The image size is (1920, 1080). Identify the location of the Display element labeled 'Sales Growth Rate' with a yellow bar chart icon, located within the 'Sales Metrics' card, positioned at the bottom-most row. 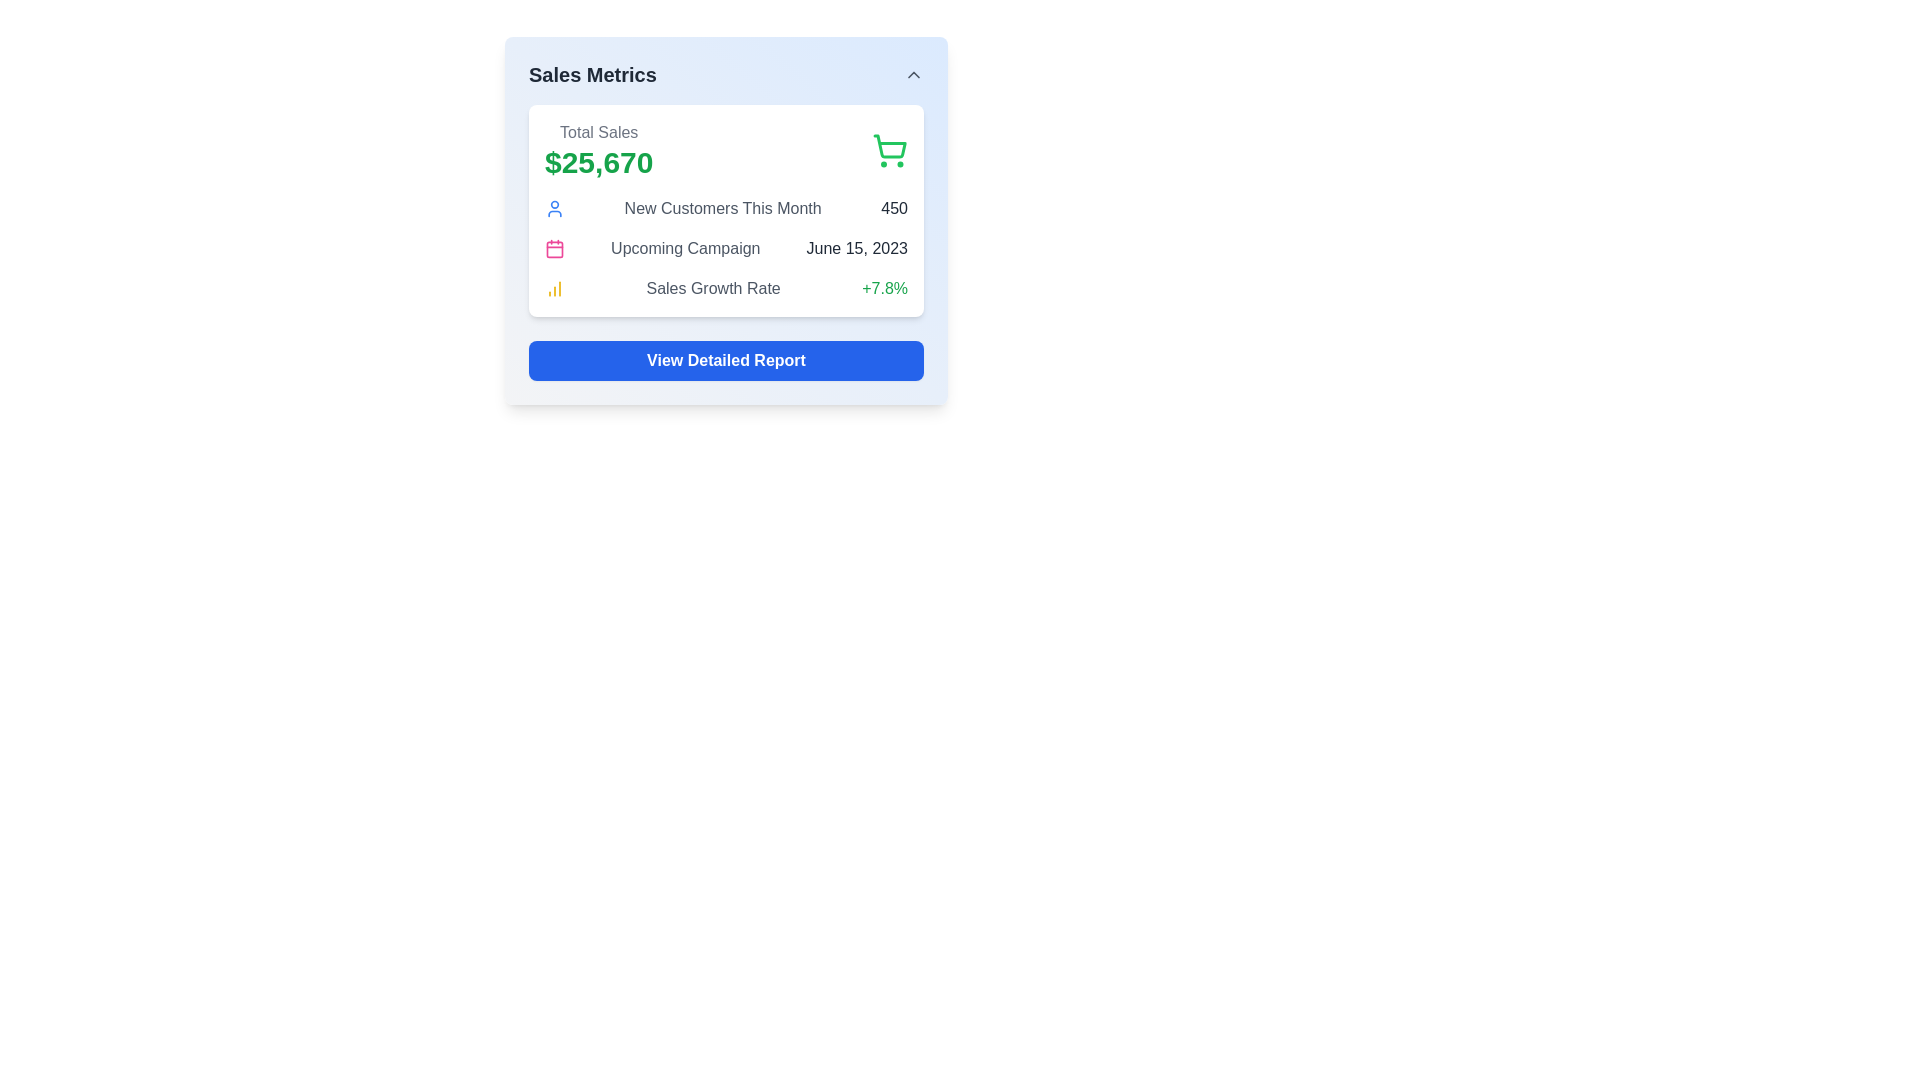
(725, 289).